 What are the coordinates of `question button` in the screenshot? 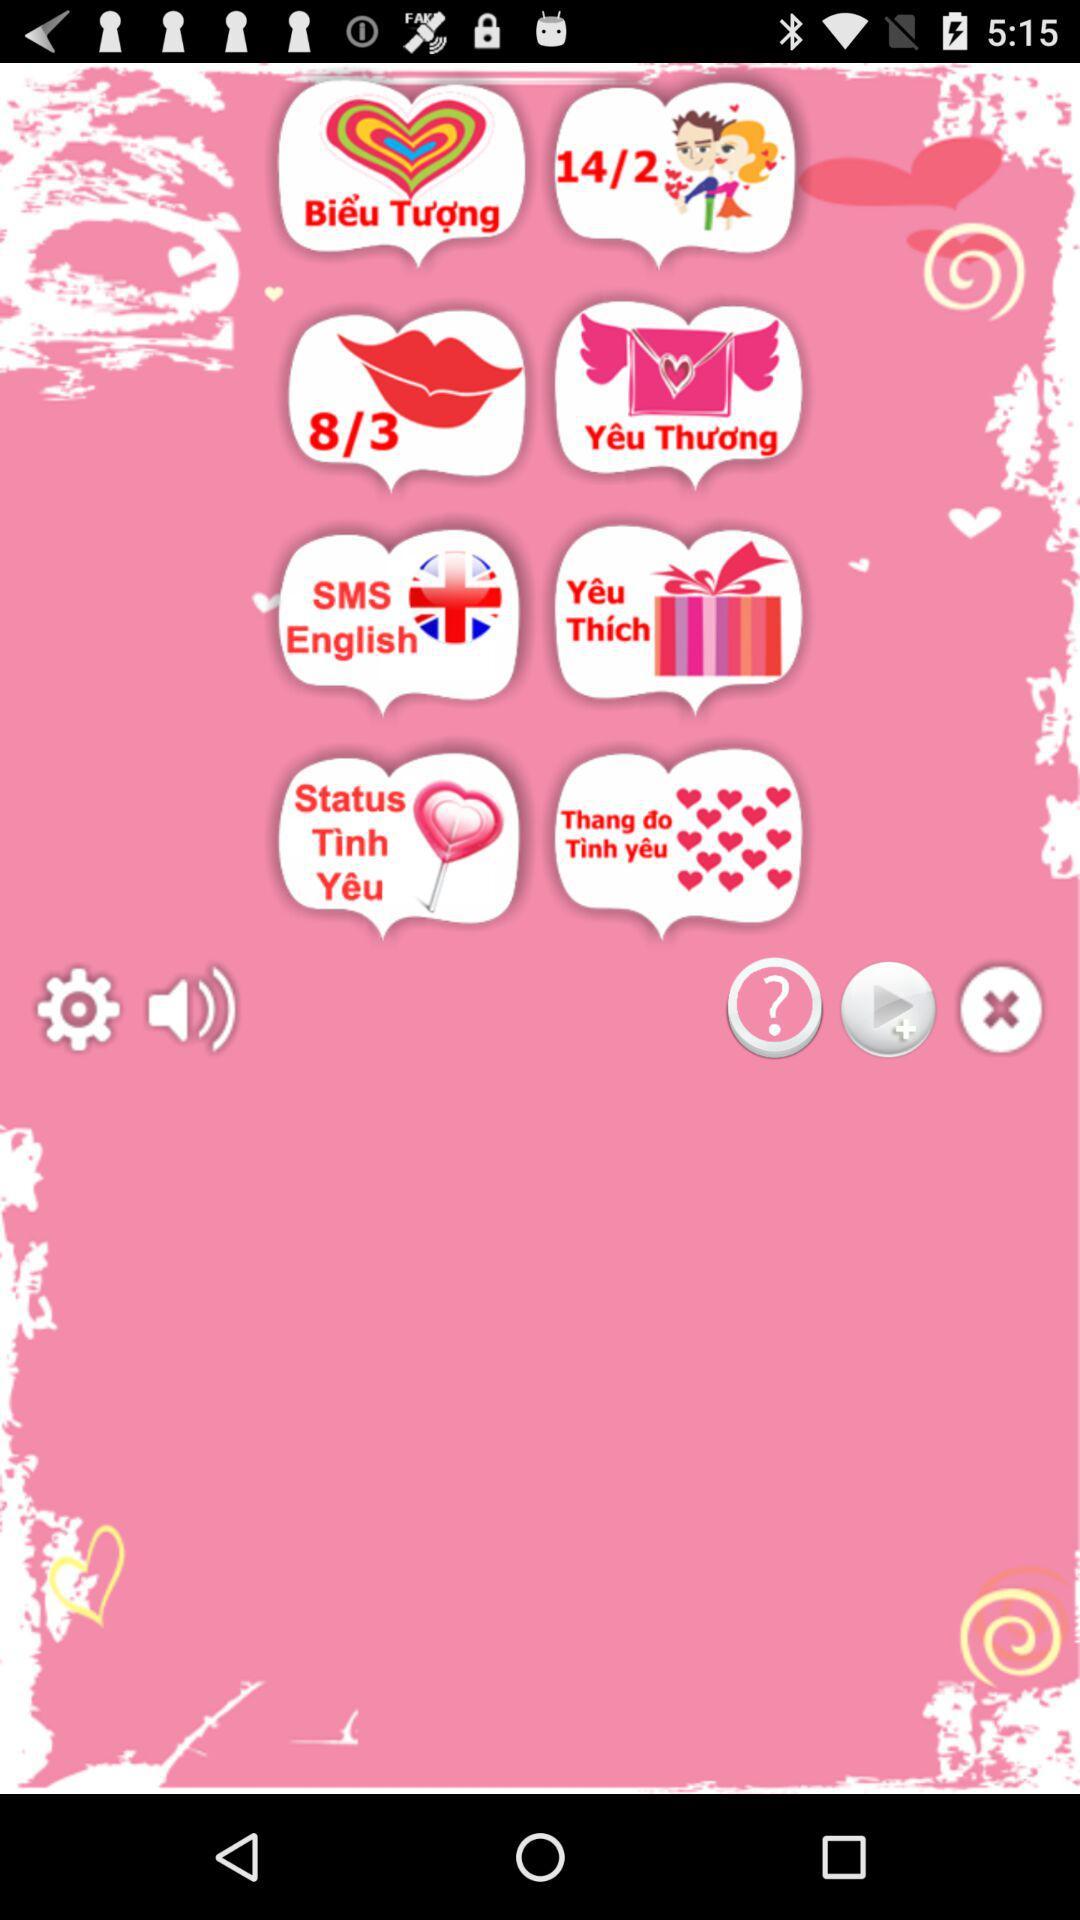 It's located at (773, 1009).